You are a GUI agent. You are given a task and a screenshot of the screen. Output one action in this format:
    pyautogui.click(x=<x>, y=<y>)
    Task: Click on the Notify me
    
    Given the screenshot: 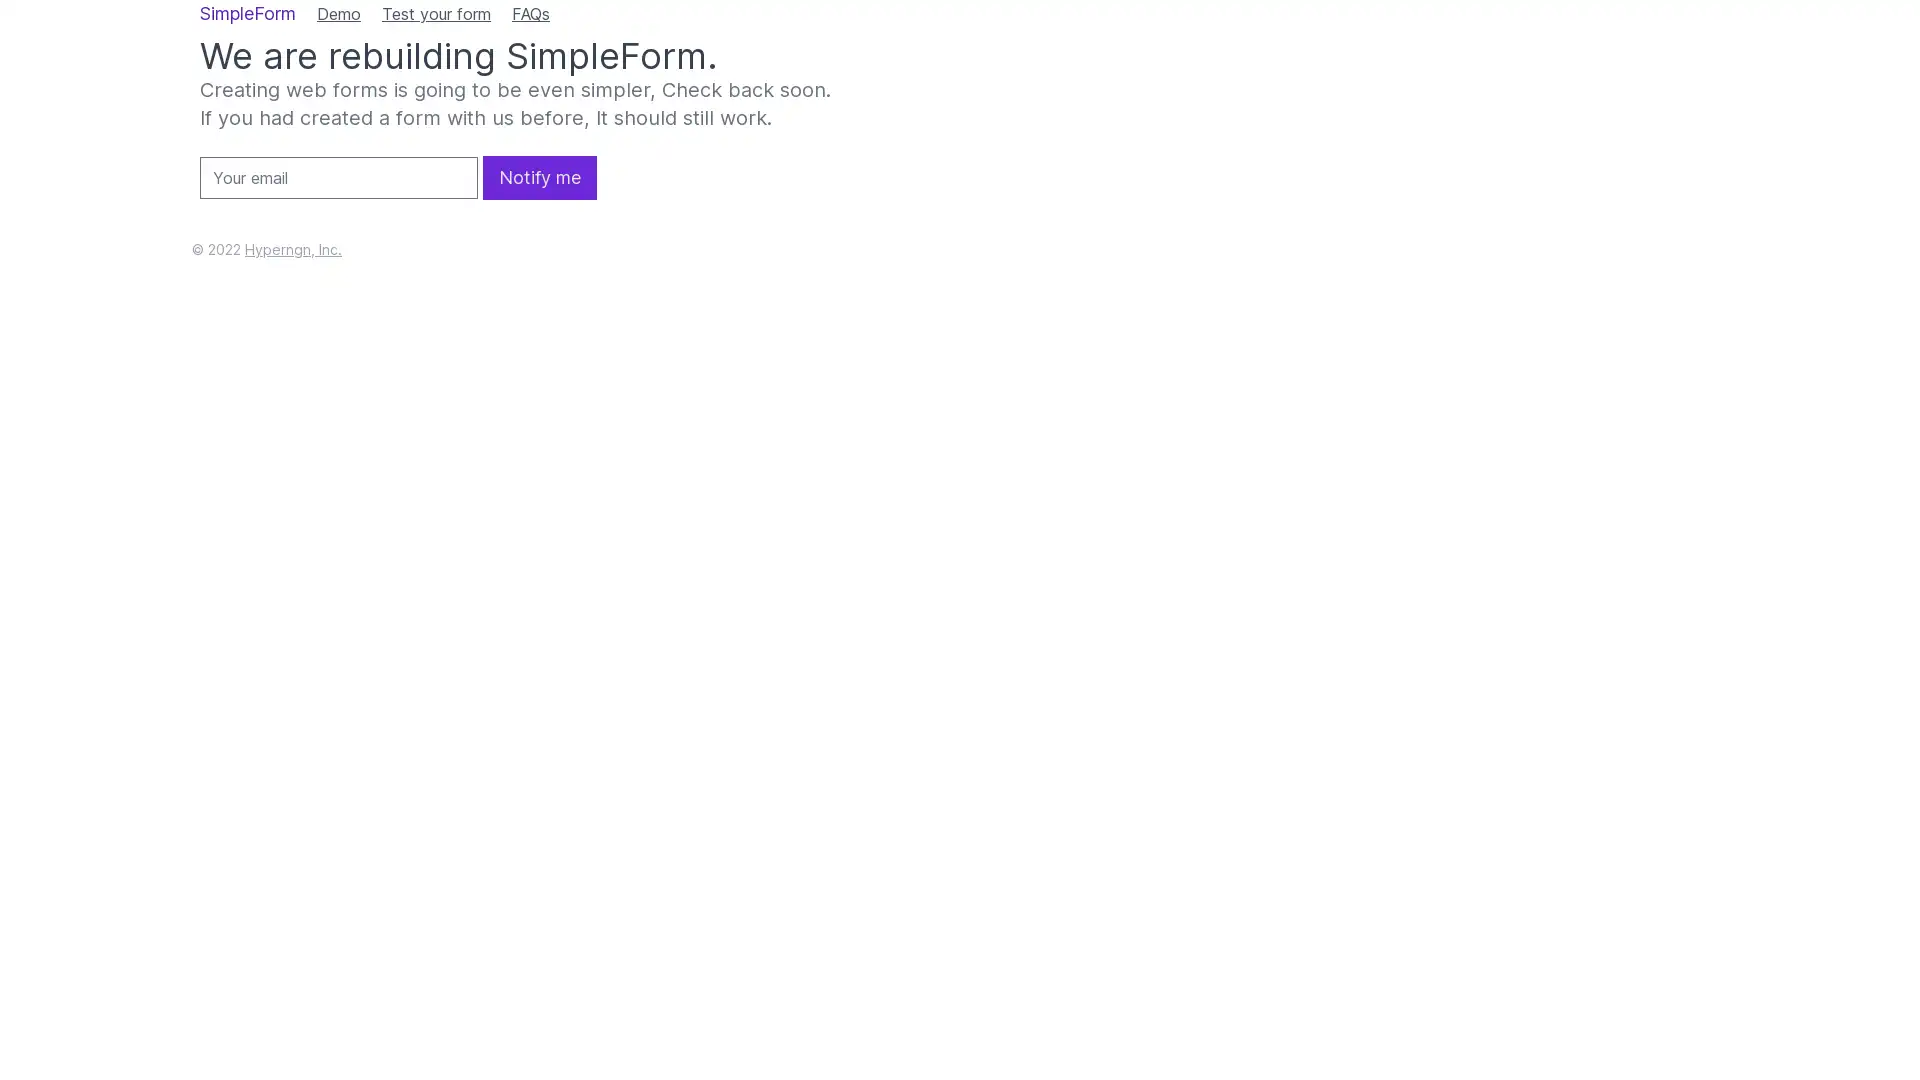 What is the action you would take?
    pyautogui.click(x=539, y=176)
    